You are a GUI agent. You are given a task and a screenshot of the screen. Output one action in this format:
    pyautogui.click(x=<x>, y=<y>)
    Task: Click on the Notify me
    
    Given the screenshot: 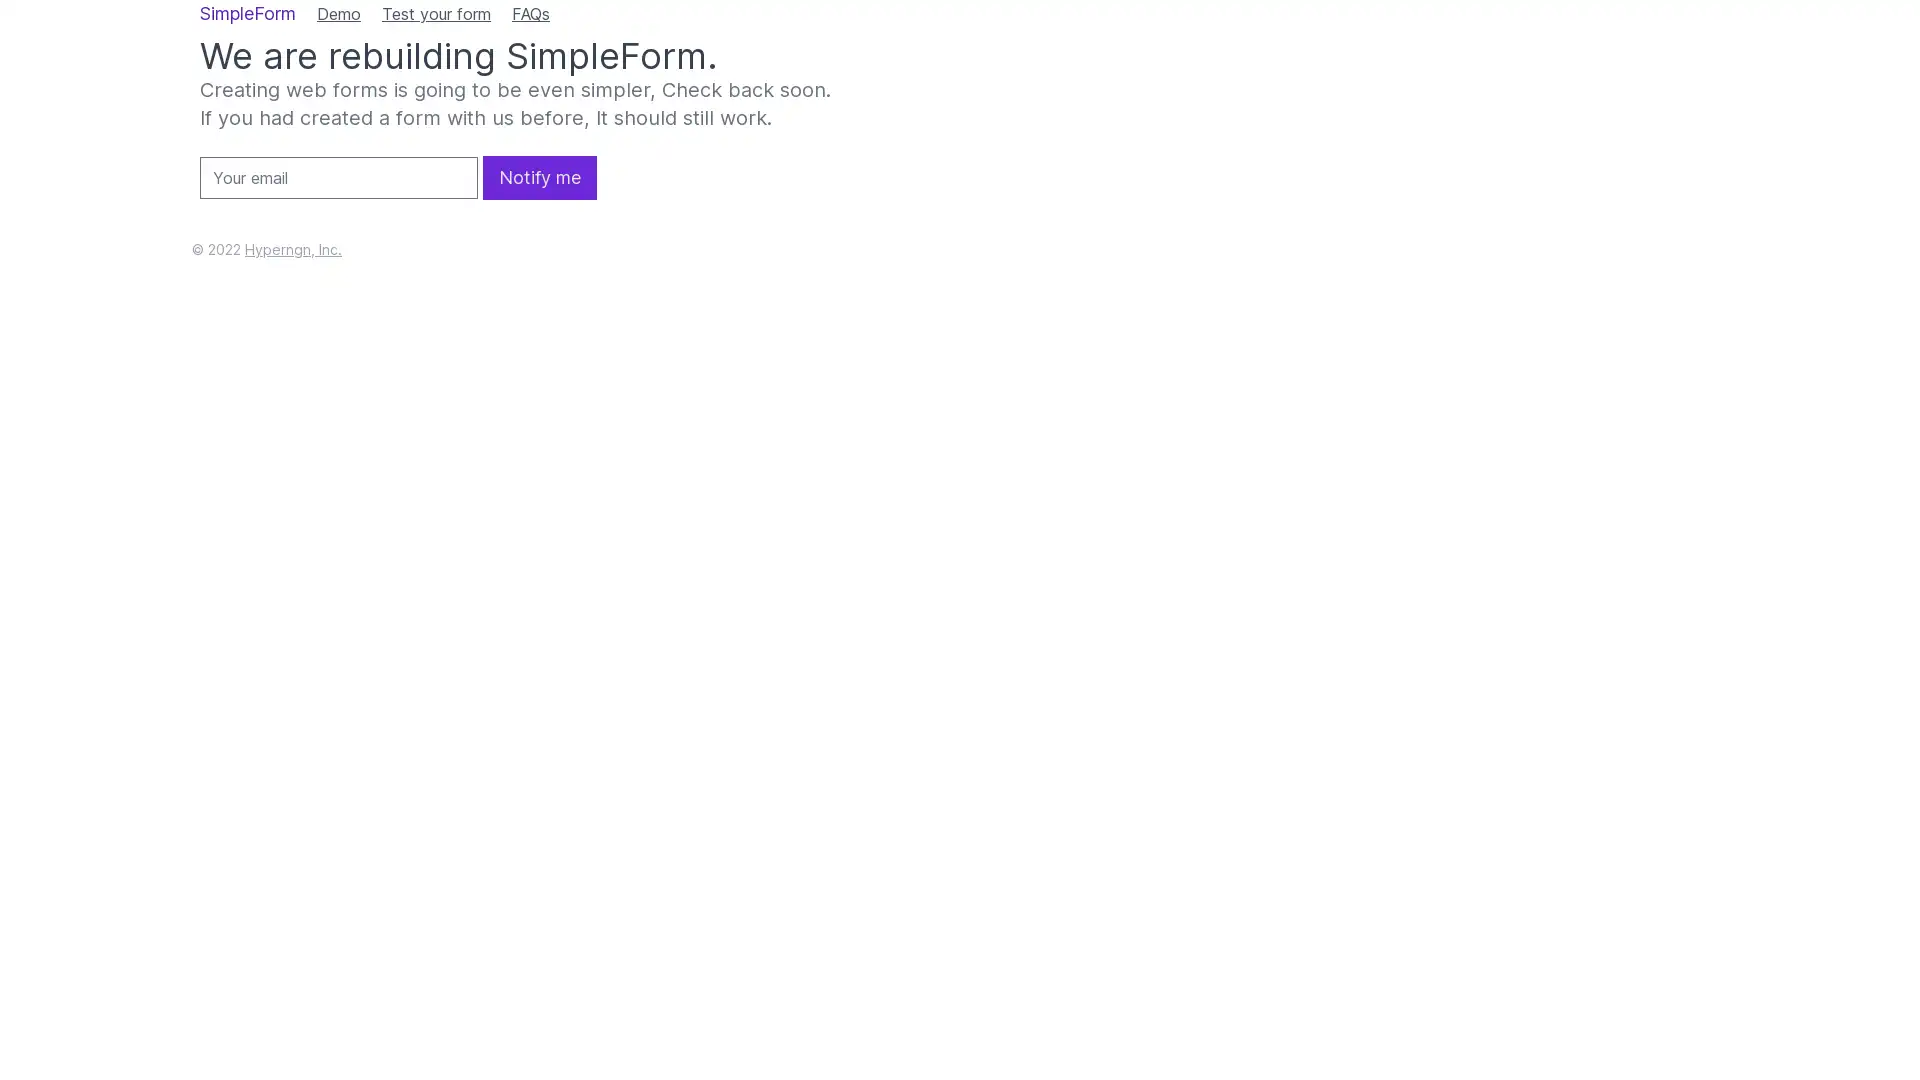 What is the action you would take?
    pyautogui.click(x=539, y=176)
    